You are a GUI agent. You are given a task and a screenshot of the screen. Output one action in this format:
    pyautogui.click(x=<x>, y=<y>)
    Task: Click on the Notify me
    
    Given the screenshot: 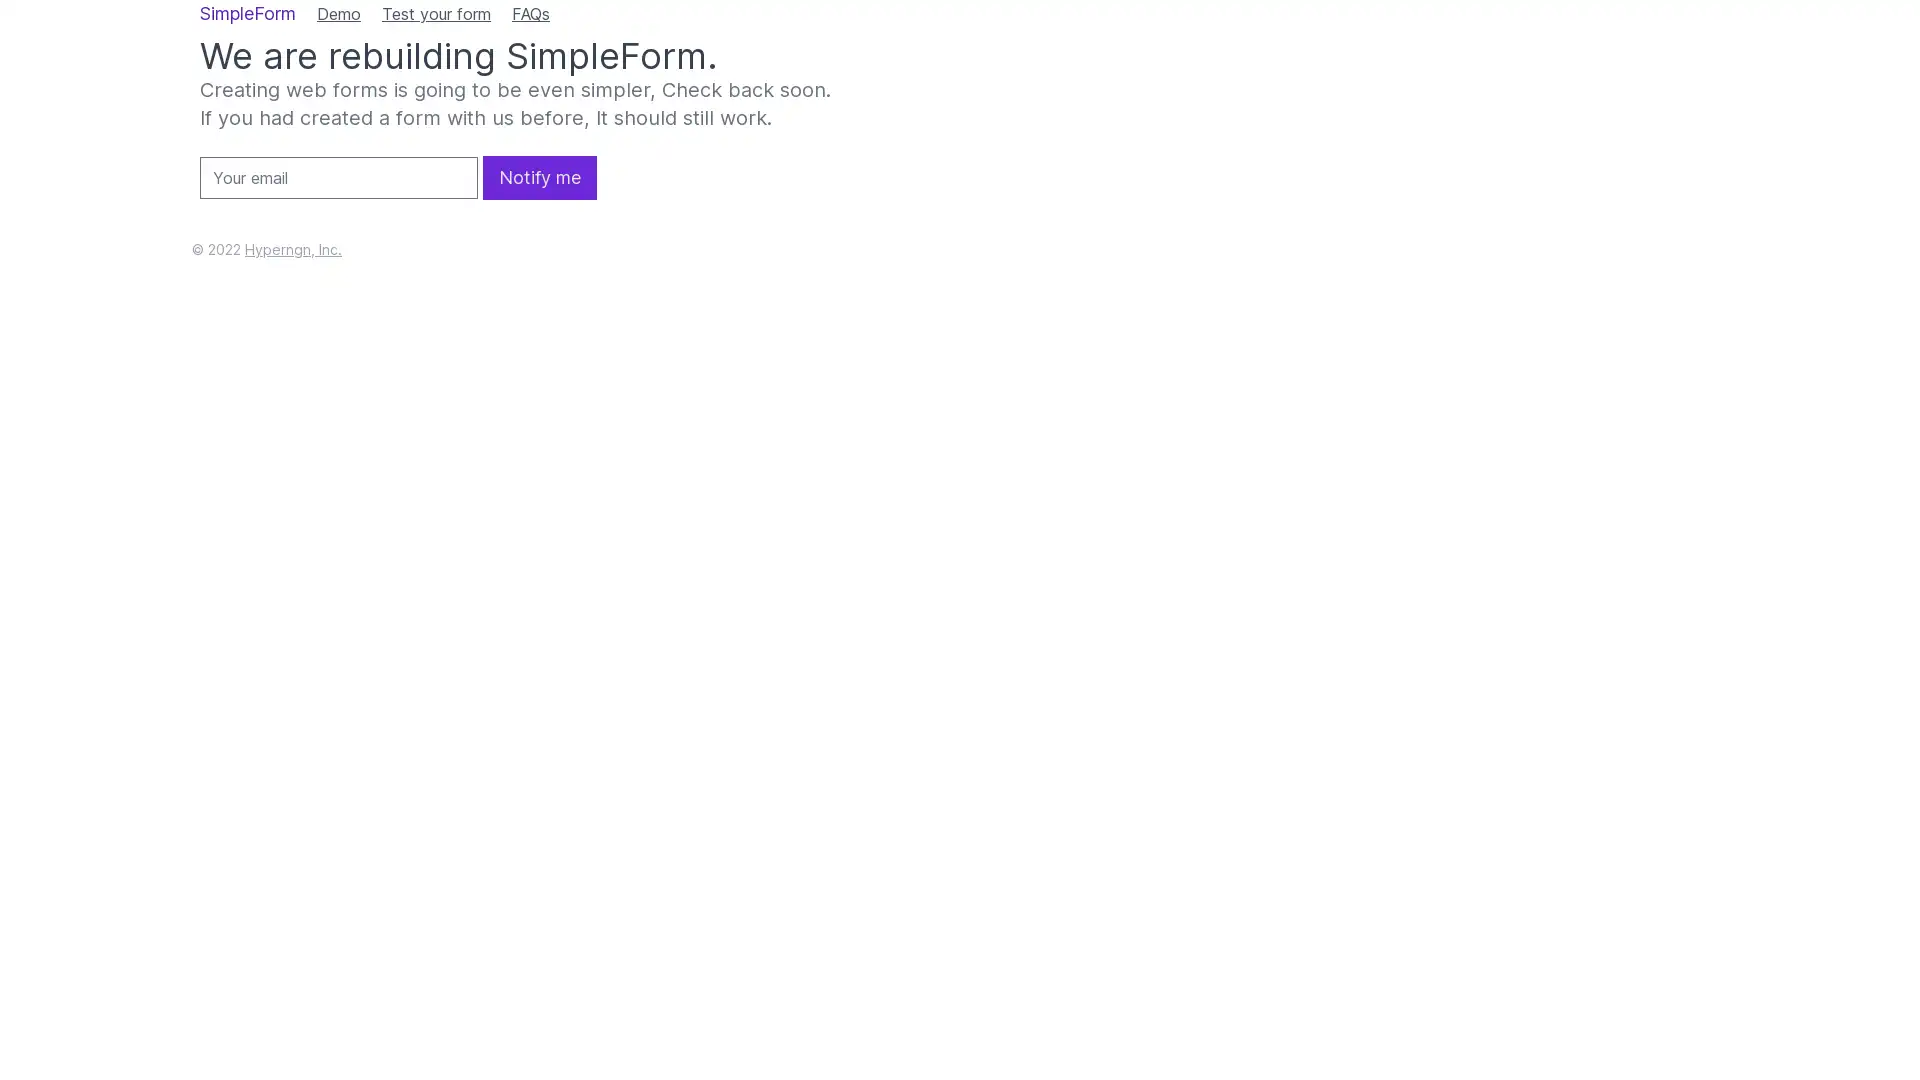 What is the action you would take?
    pyautogui.click(x=539, y=176)
    